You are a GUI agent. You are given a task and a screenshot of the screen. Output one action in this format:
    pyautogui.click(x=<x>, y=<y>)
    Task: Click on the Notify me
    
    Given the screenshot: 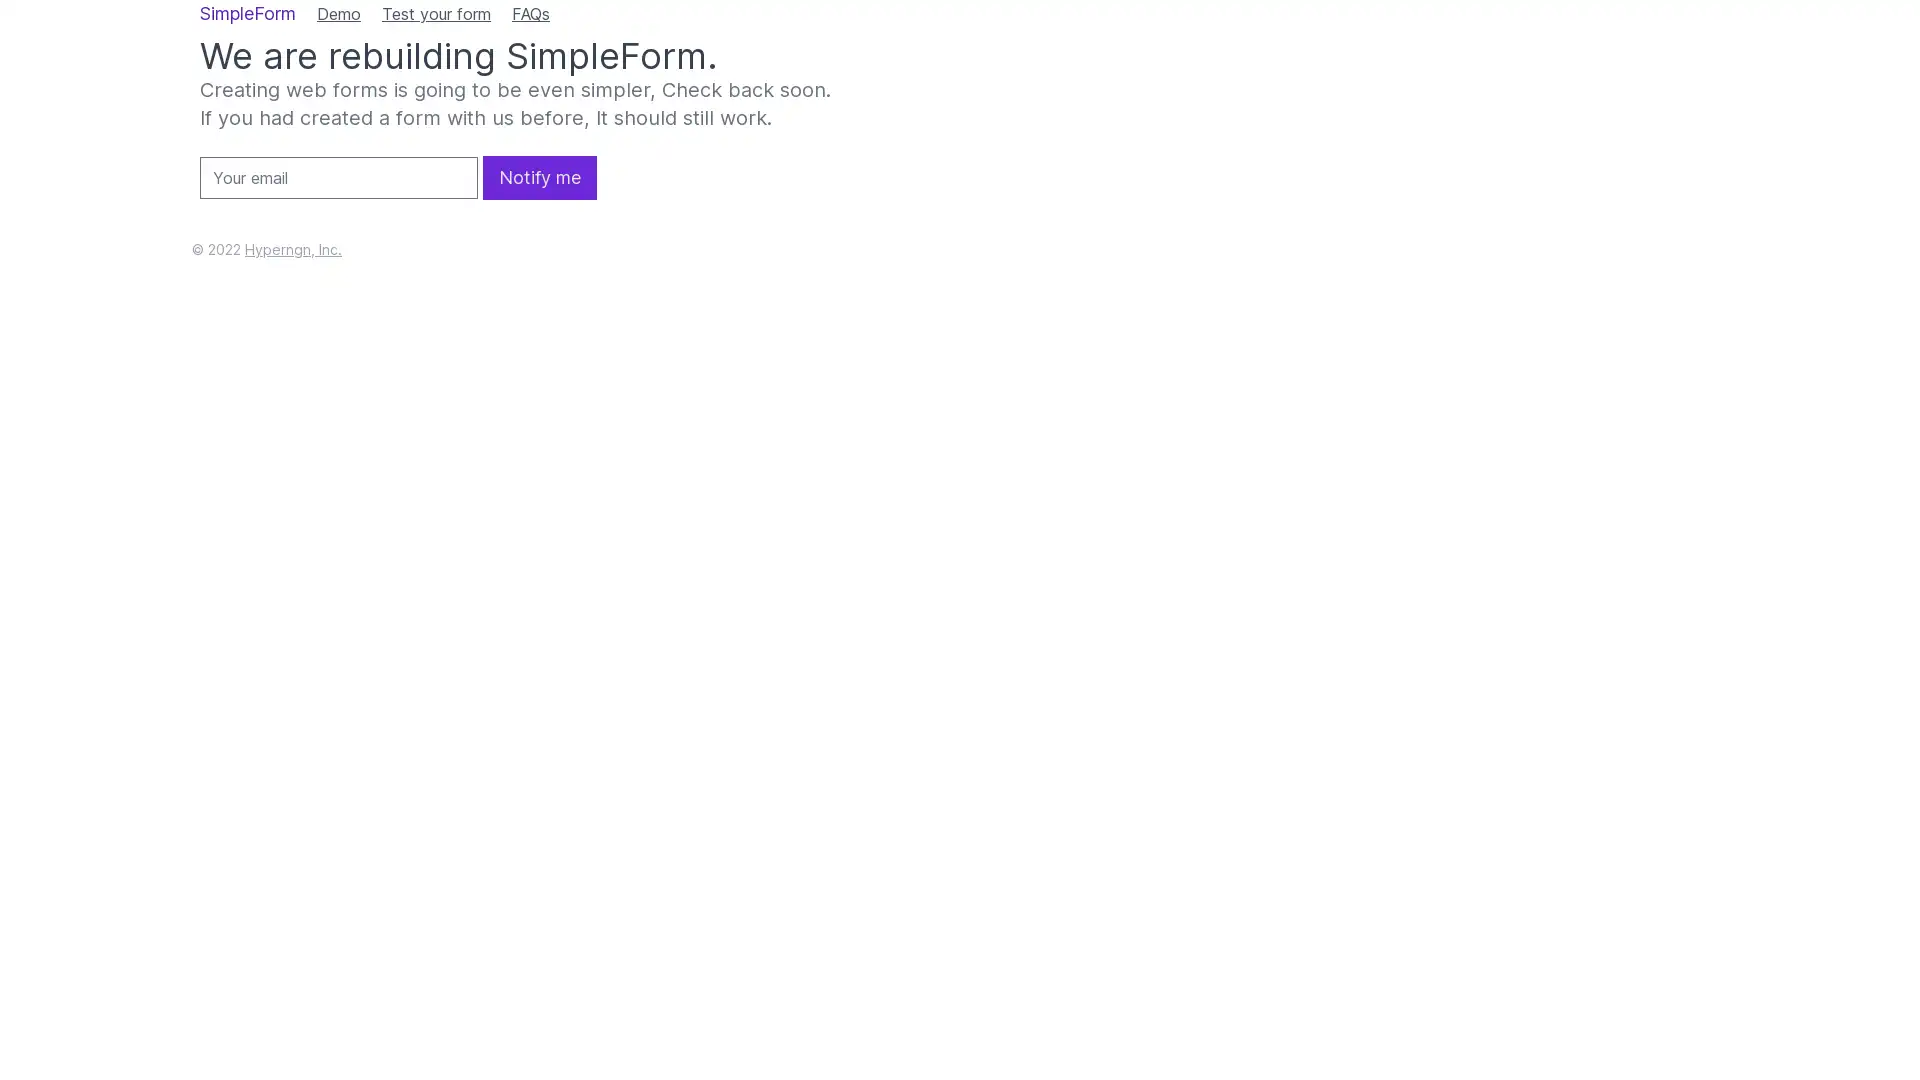 What is the action you would take?
    pyautogui.click(x=539, y=176)
    